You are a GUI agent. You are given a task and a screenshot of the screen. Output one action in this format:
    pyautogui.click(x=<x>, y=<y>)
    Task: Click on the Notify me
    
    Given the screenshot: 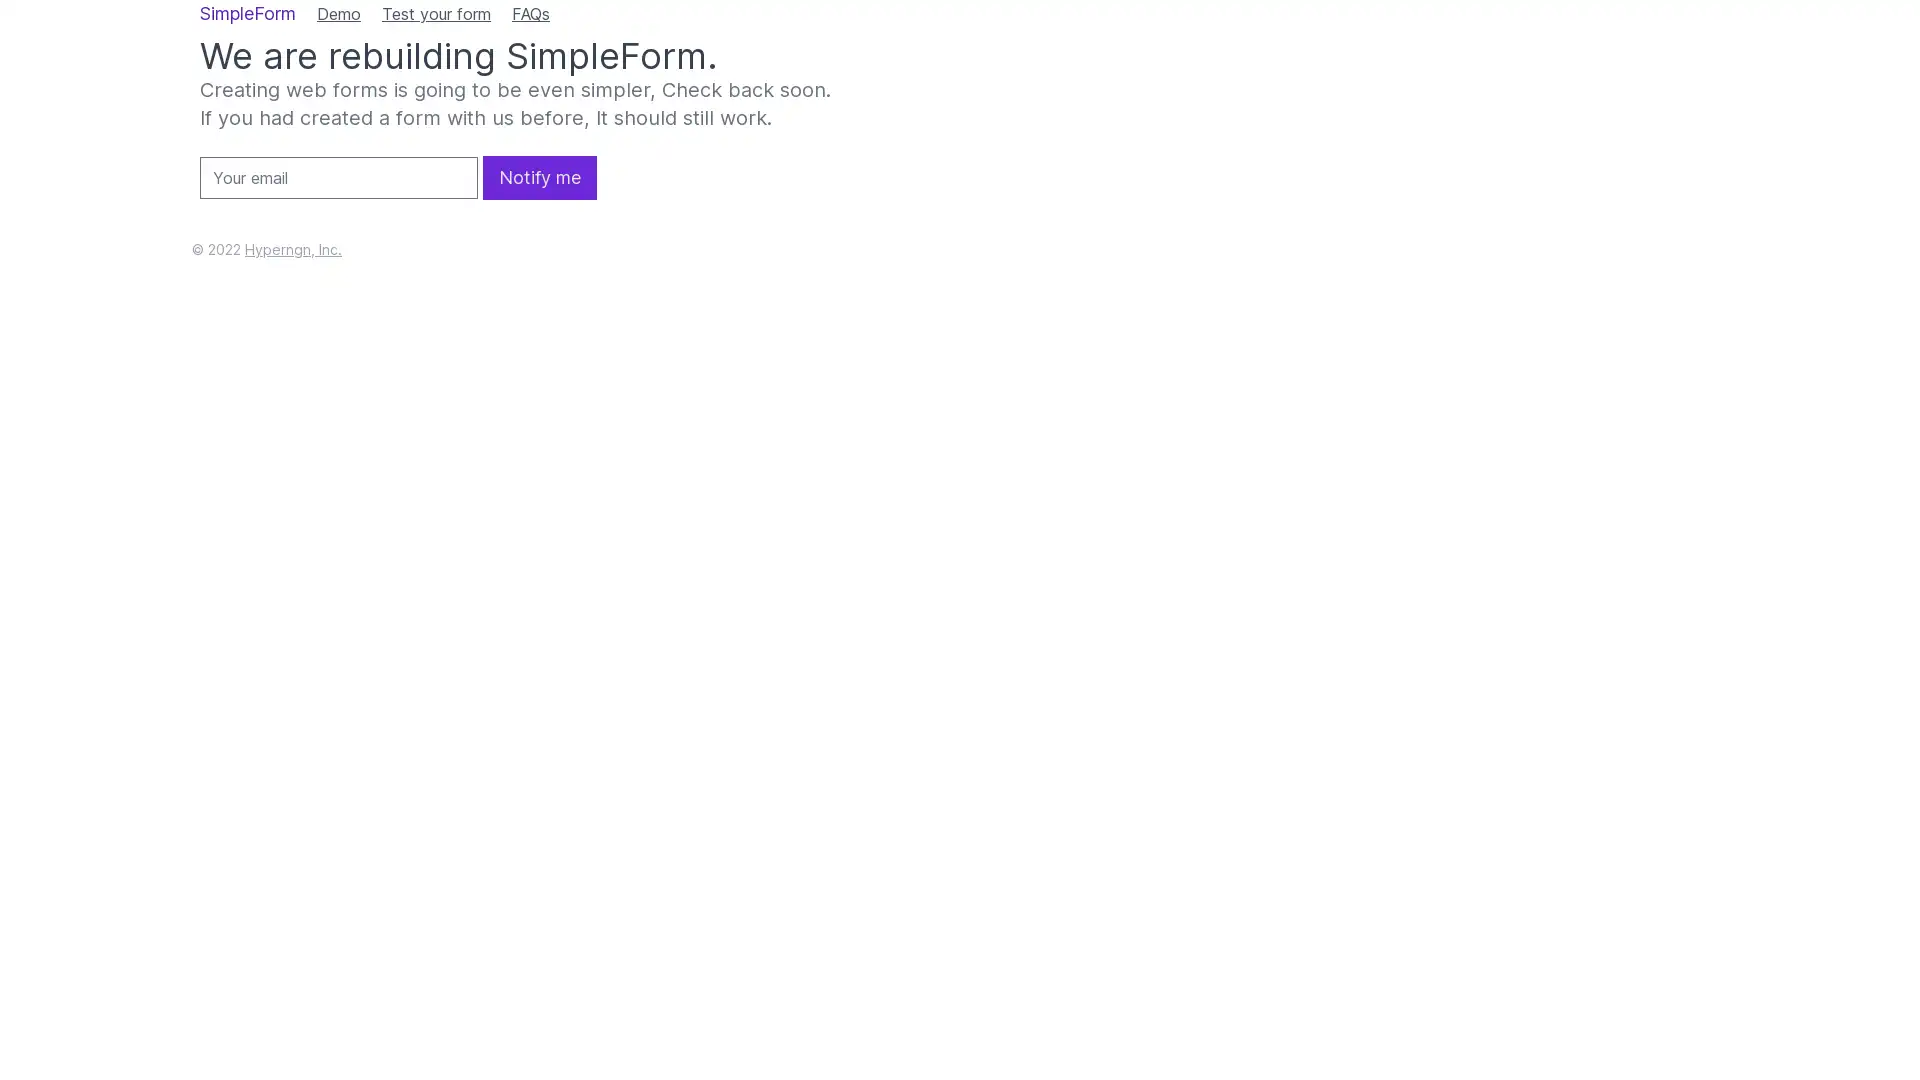 What is the action you would take?
    pyautogui.click(x=539, y=176)
    